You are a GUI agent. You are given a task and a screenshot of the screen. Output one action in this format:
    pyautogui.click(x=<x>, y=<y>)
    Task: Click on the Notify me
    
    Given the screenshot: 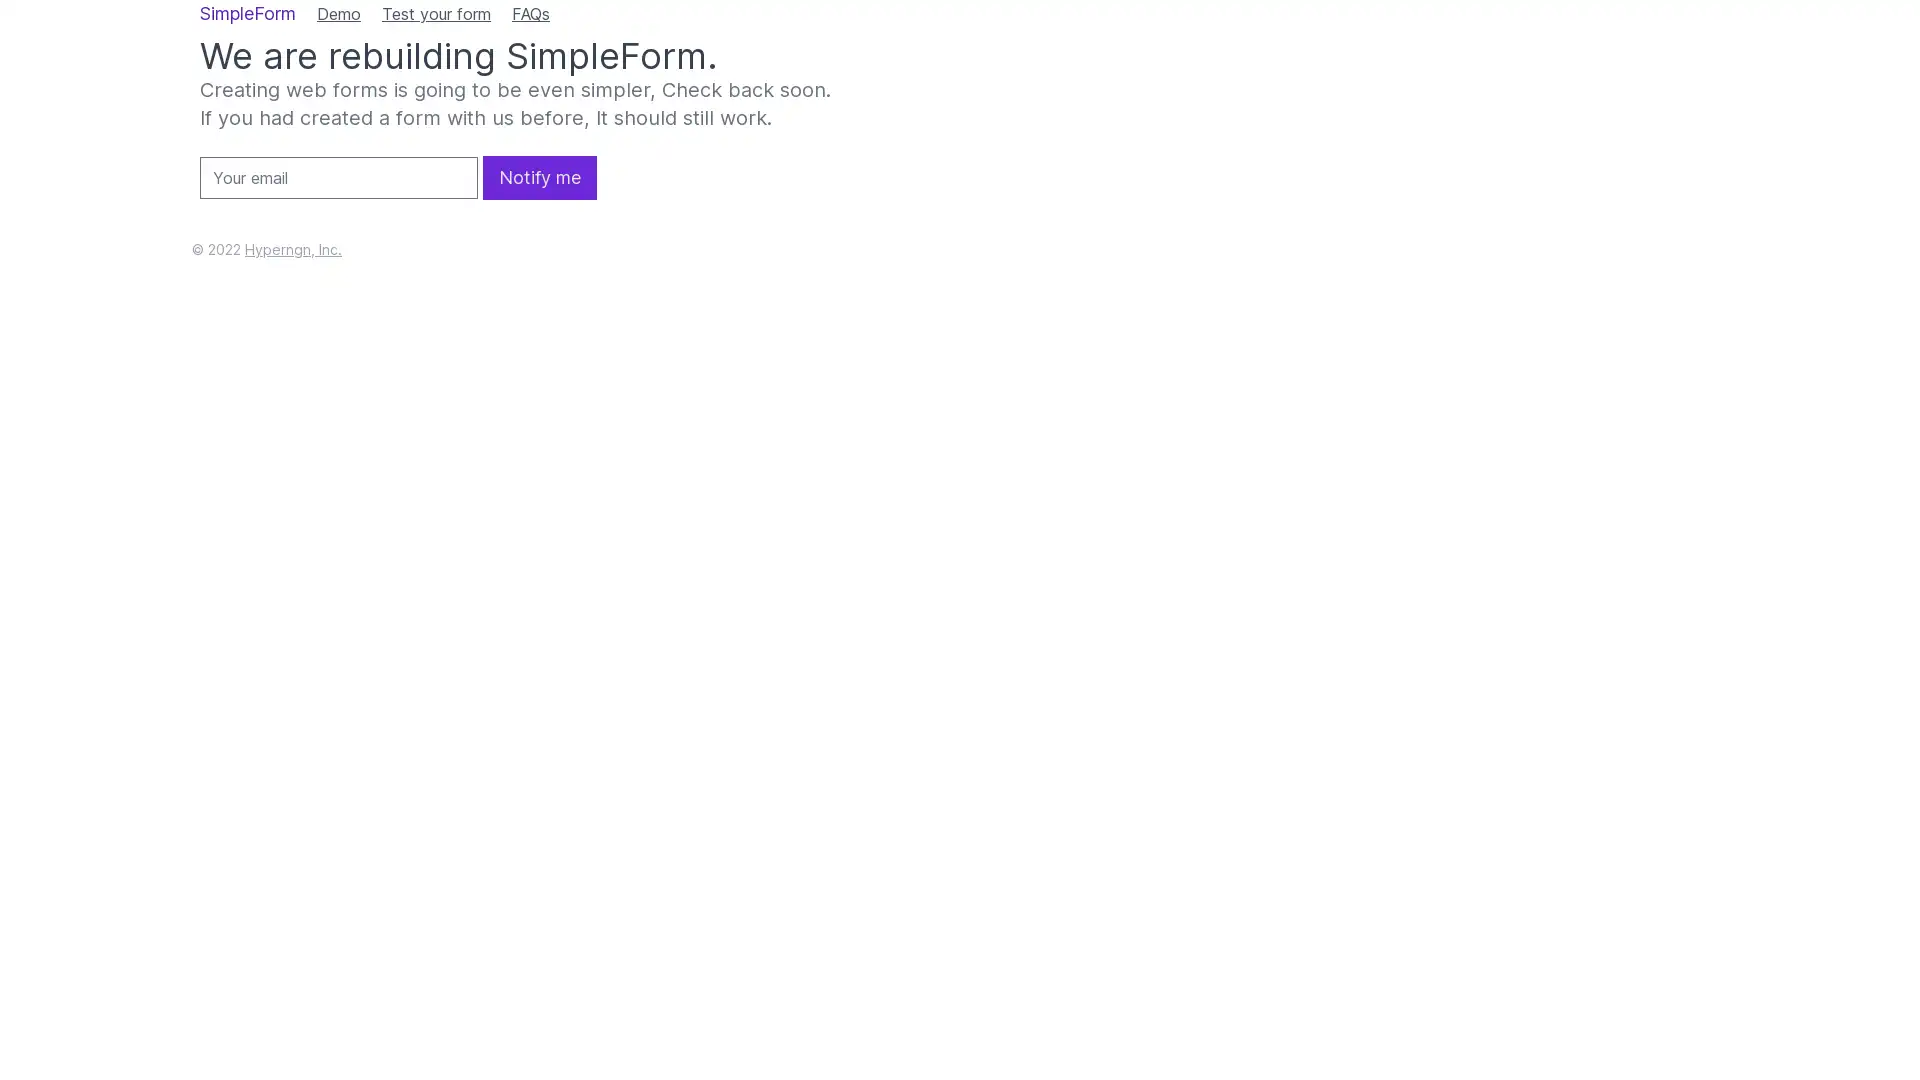 What is the action you would take?
    pyautogui.click(x=539, y=176)
    